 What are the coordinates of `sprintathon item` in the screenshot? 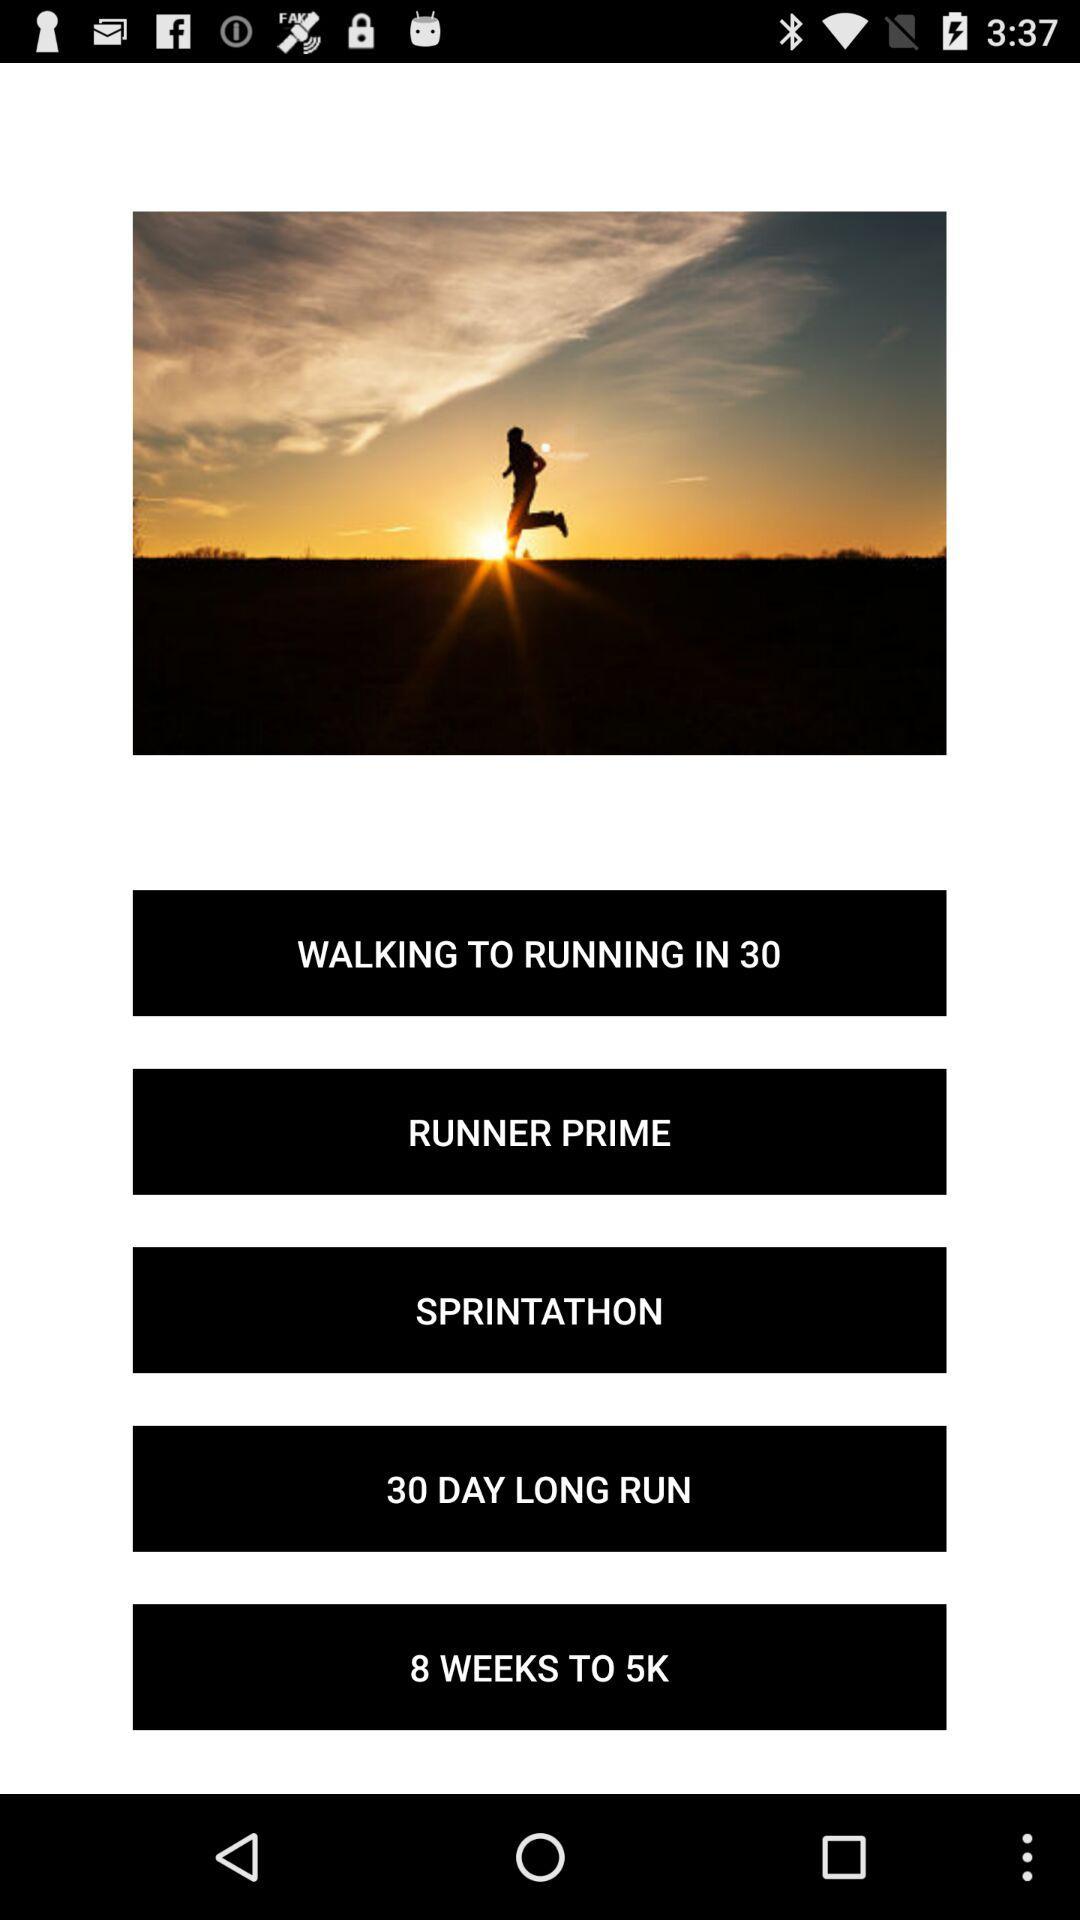 It's located at (538, 1310).